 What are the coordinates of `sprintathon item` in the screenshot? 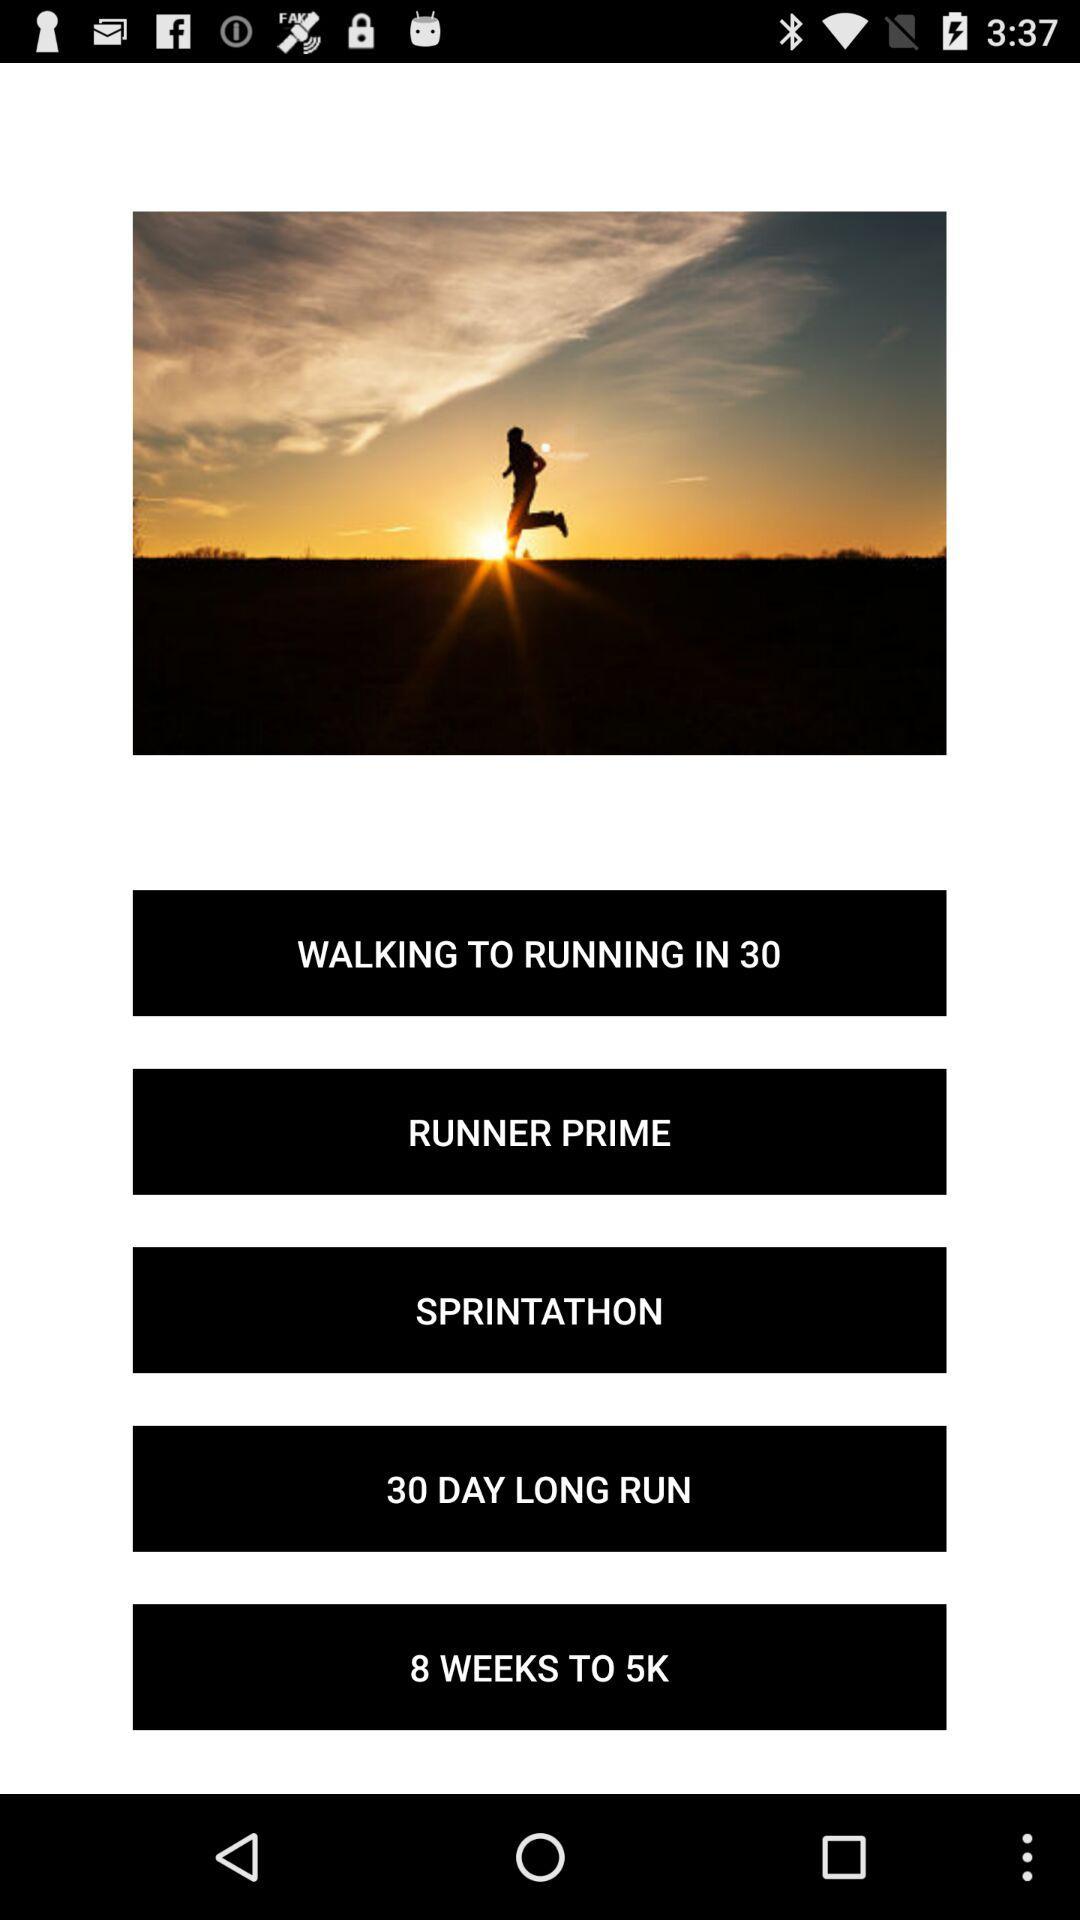 It's located at (538, 1310).